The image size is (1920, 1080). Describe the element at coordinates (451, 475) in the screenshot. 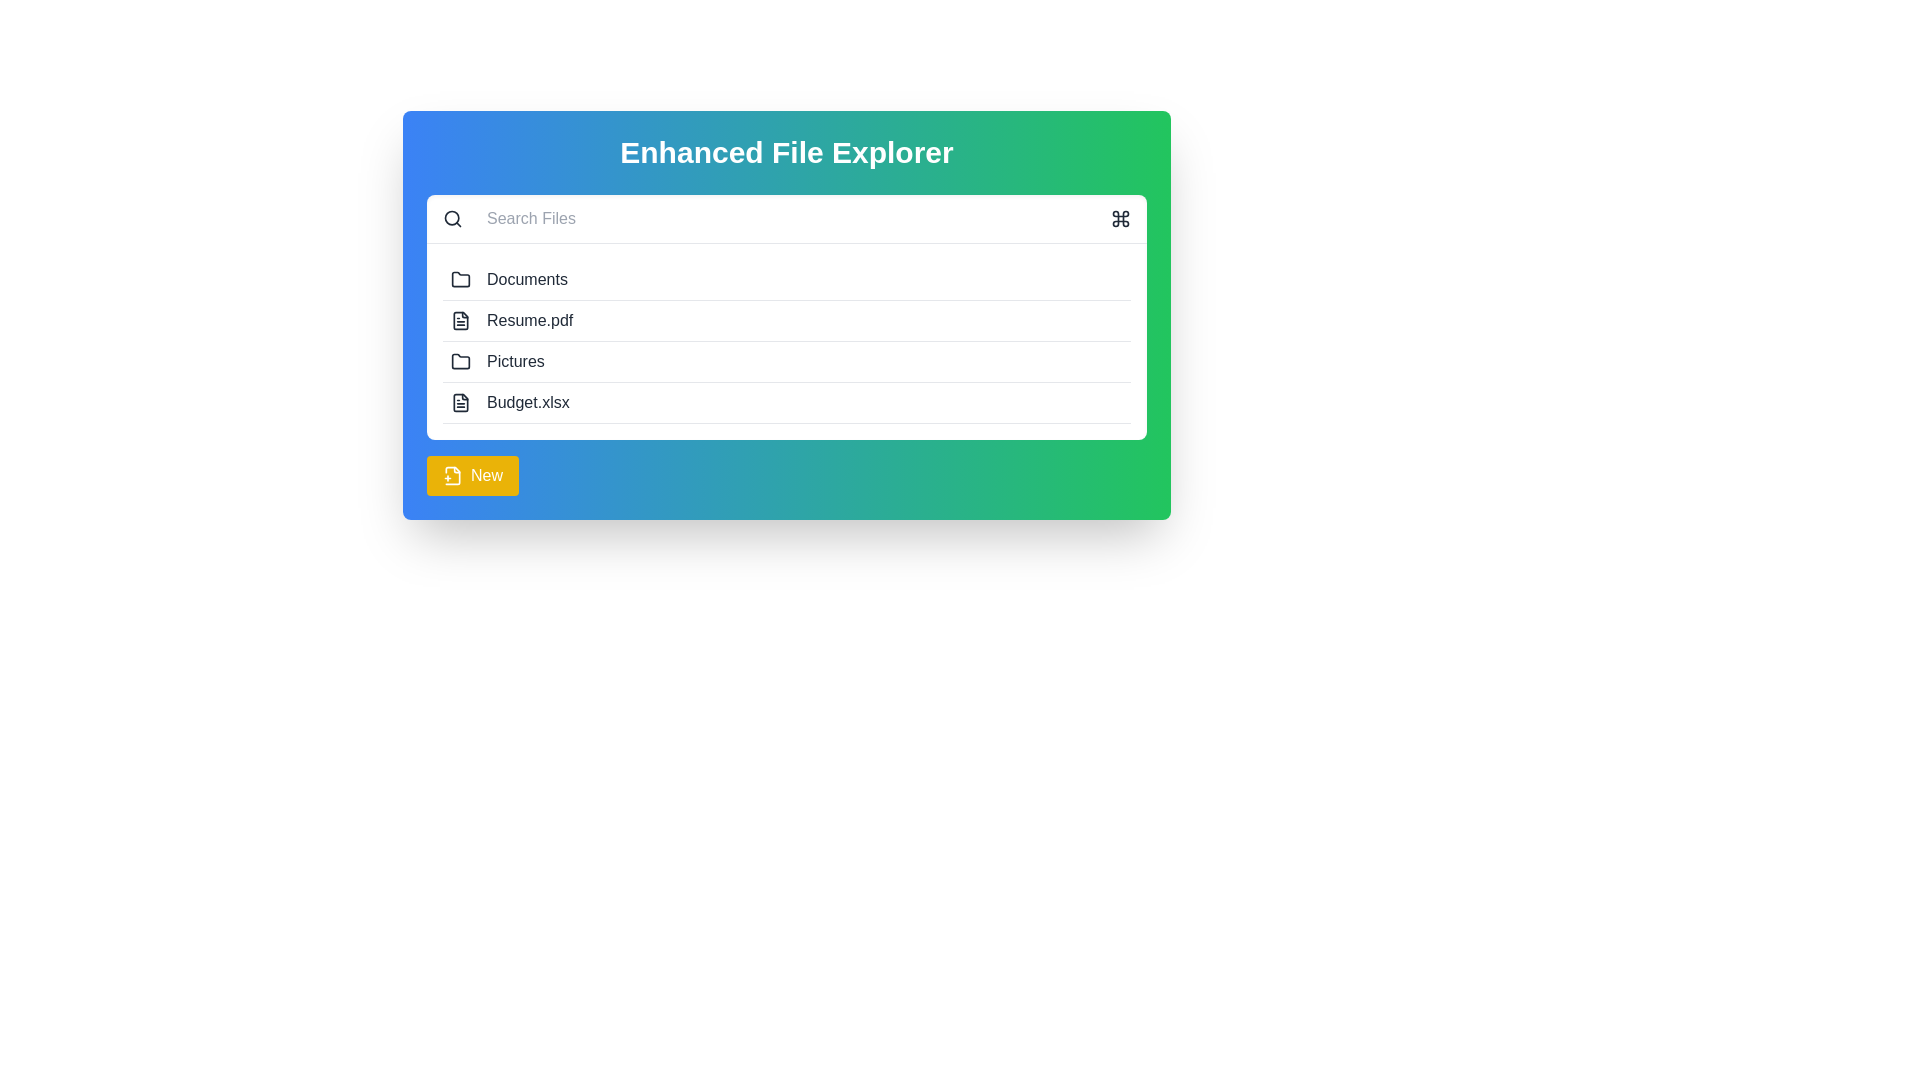

I see `the line-drawn document icon with a plus symbol located to the left of the 'New' label within the 'New' button` at that location.